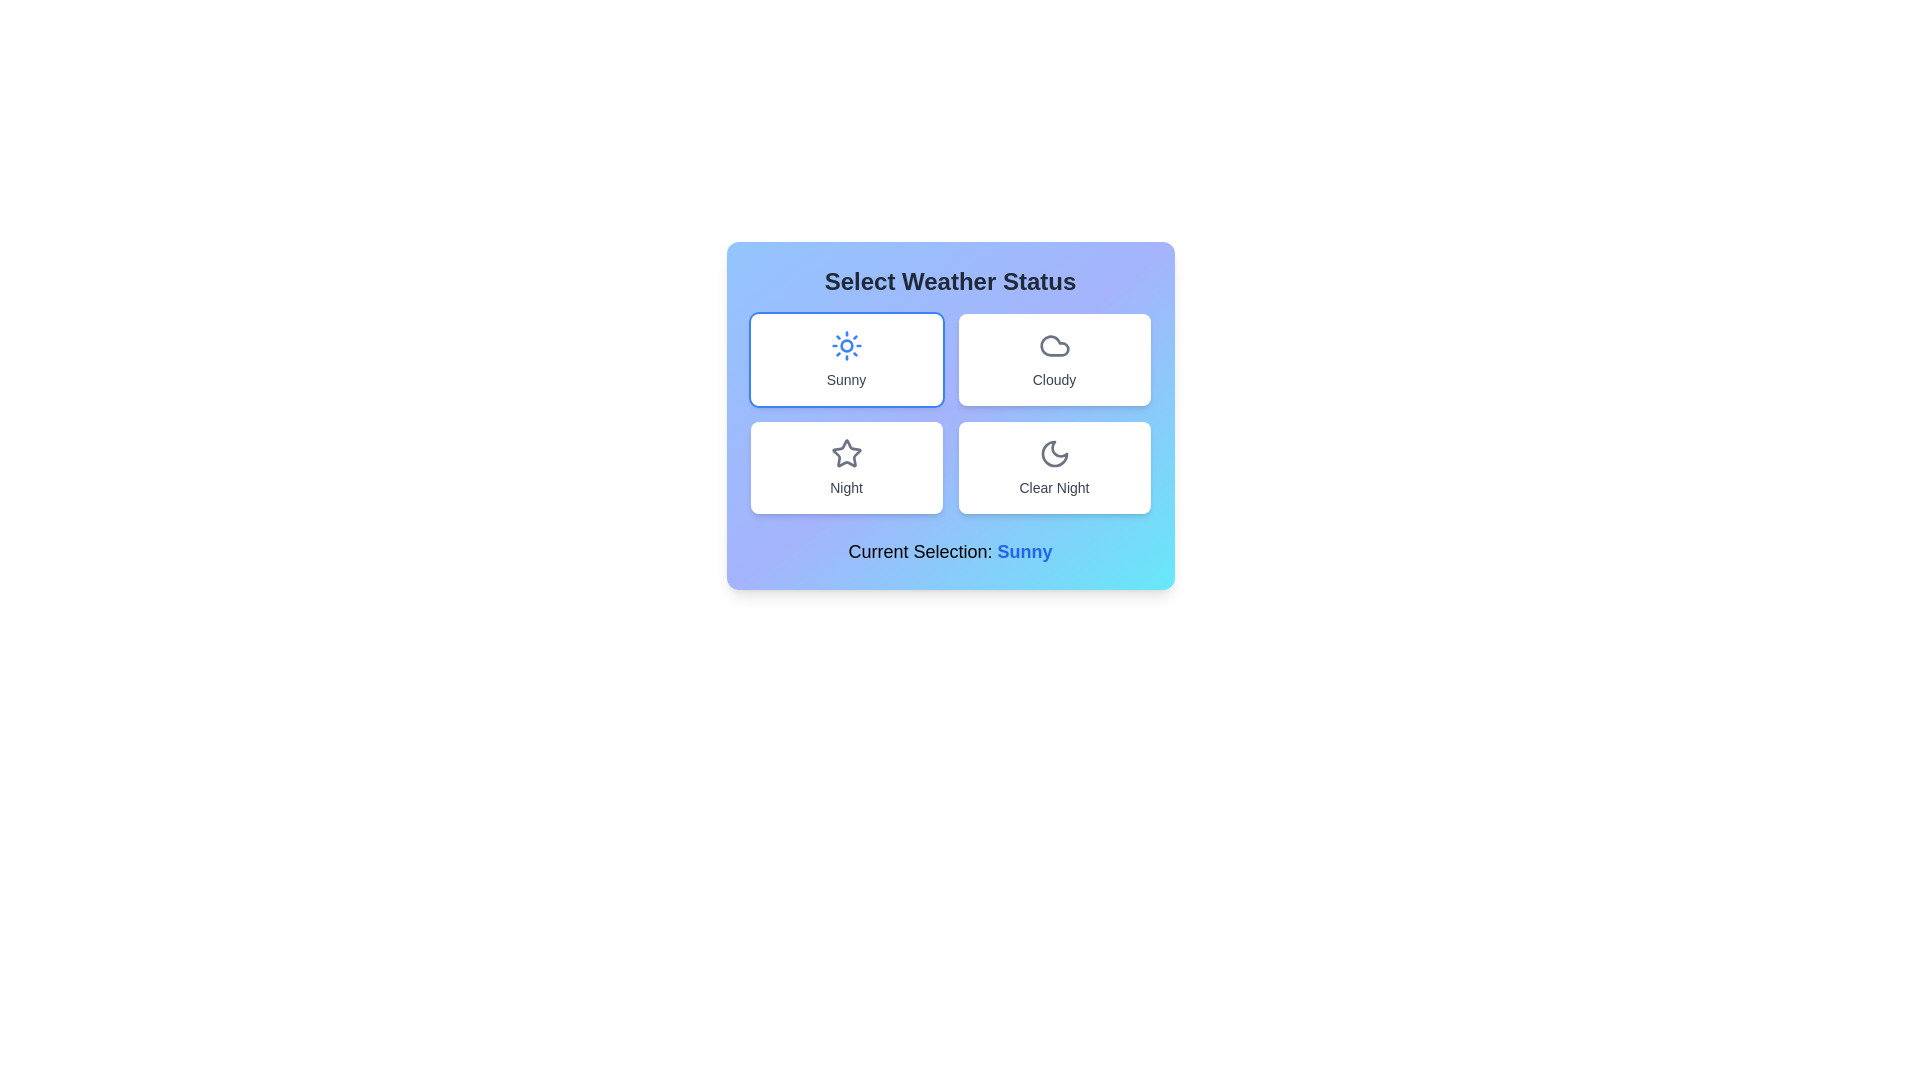 The height and width of the screenshot is (1080, 1920). What do you see at coordinates (846, 345) in the screenshot?
I see `the 'Sunny' weather icon located in the first row and first column of the 2x2 grid interface` at bounding box center [846, 345].